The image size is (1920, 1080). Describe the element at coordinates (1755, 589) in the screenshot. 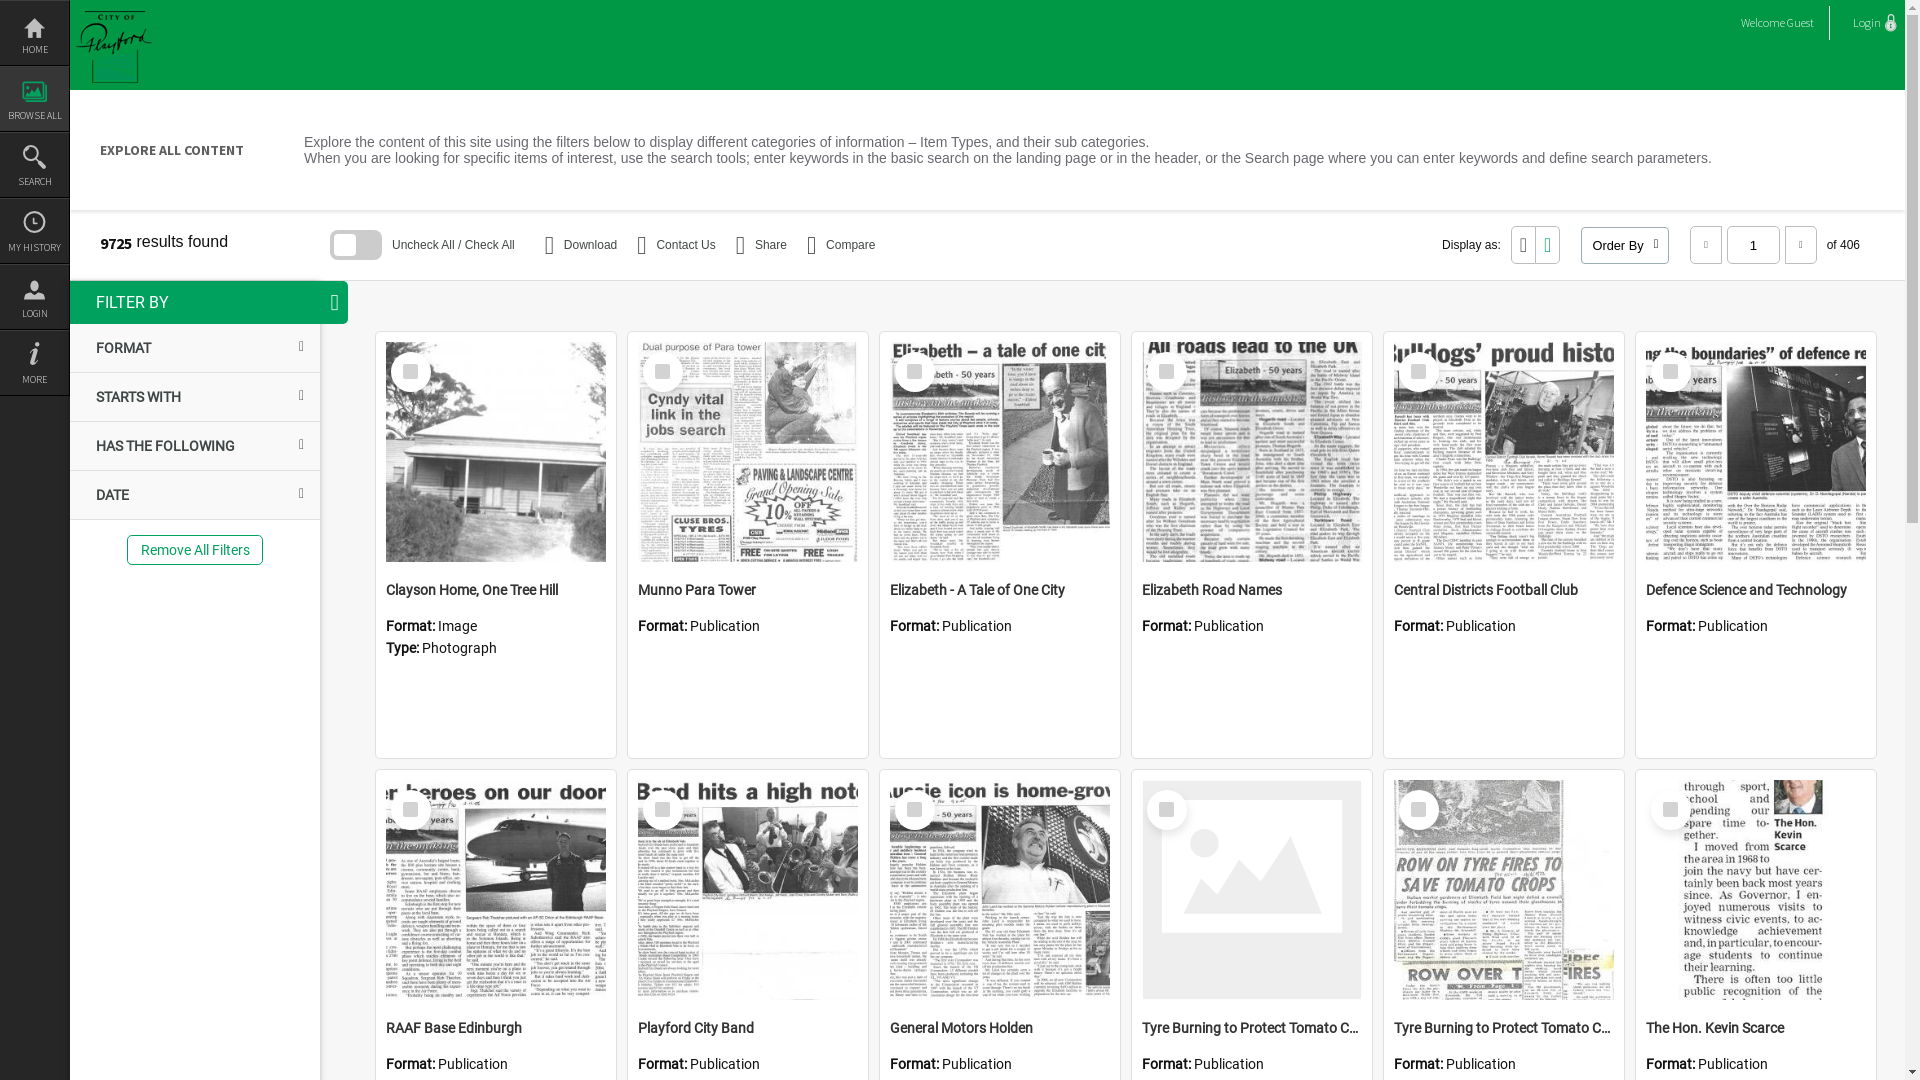

I see `'Defence Science and Technology'` at that location.